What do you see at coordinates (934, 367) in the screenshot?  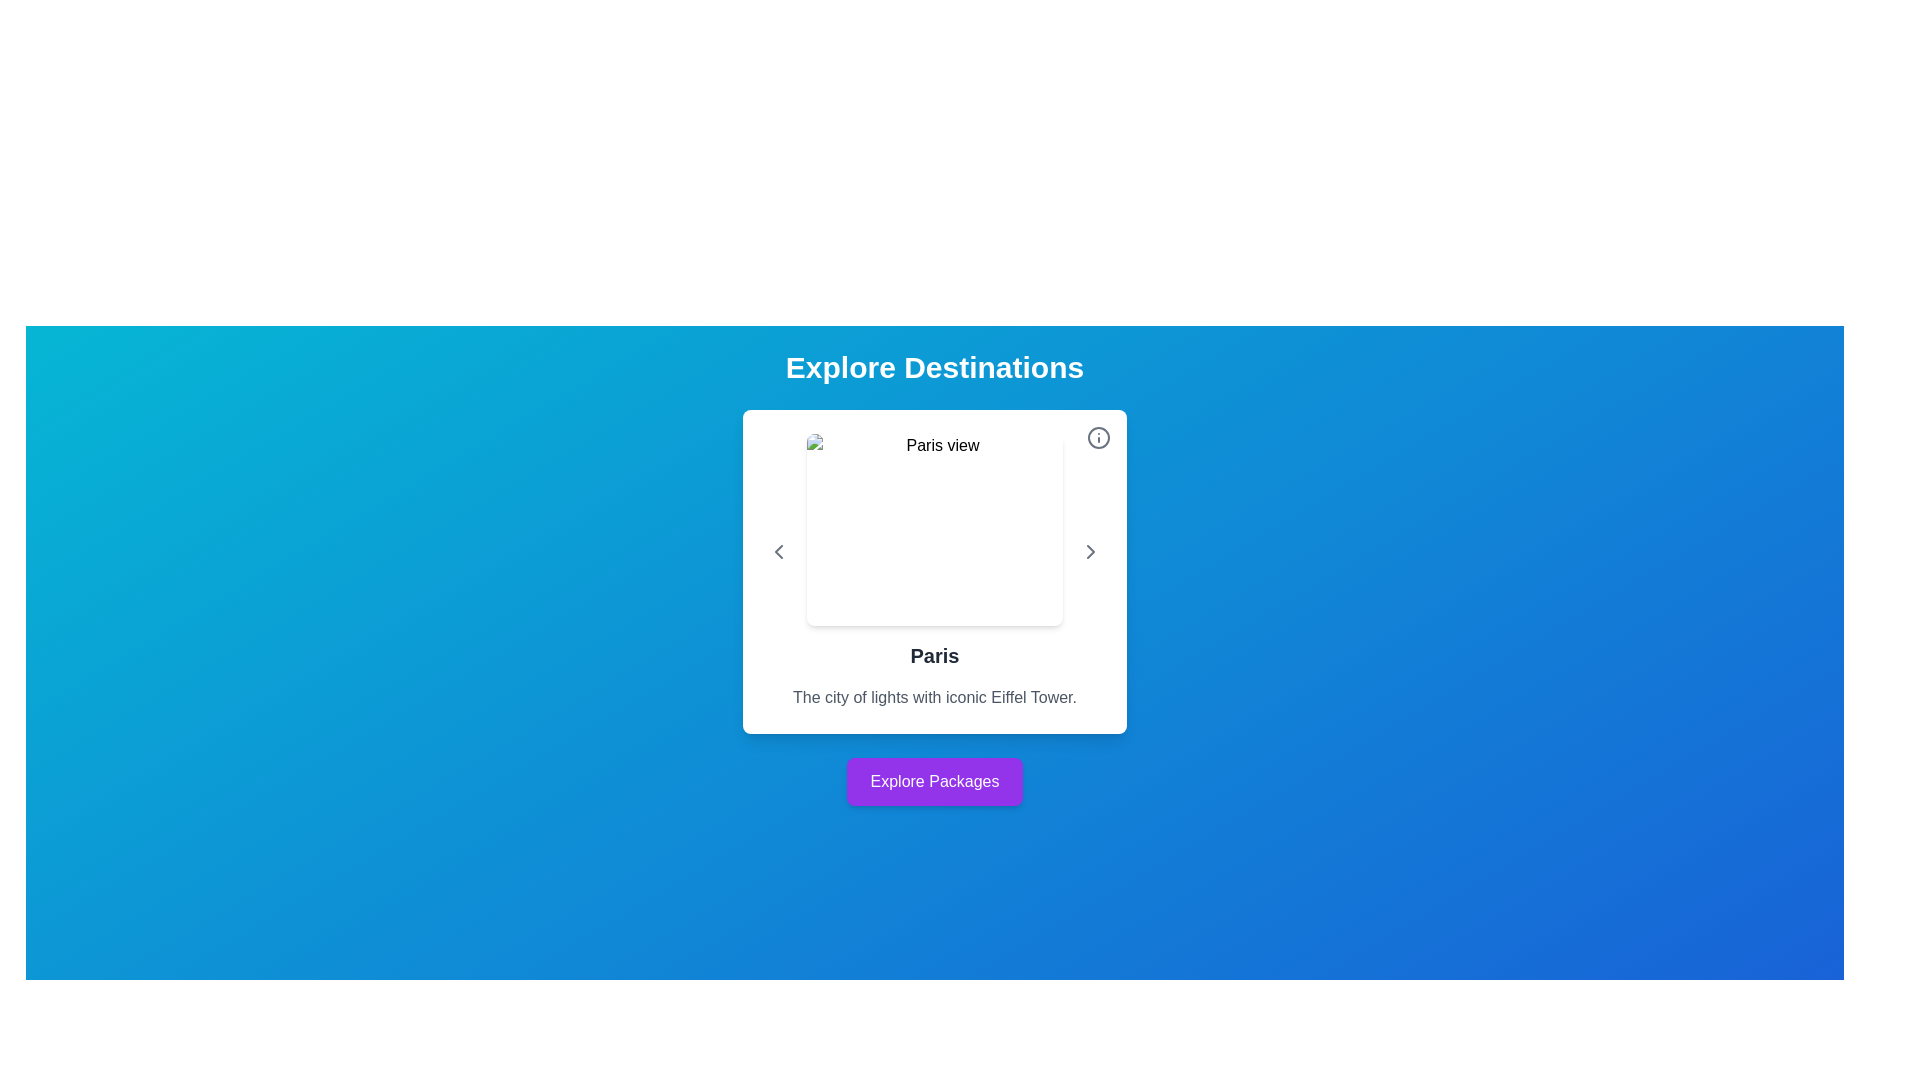 I see `the static text header located at the top center of the interface, which introduces the theme for exploring destinations` at bounding box center [934, 367].